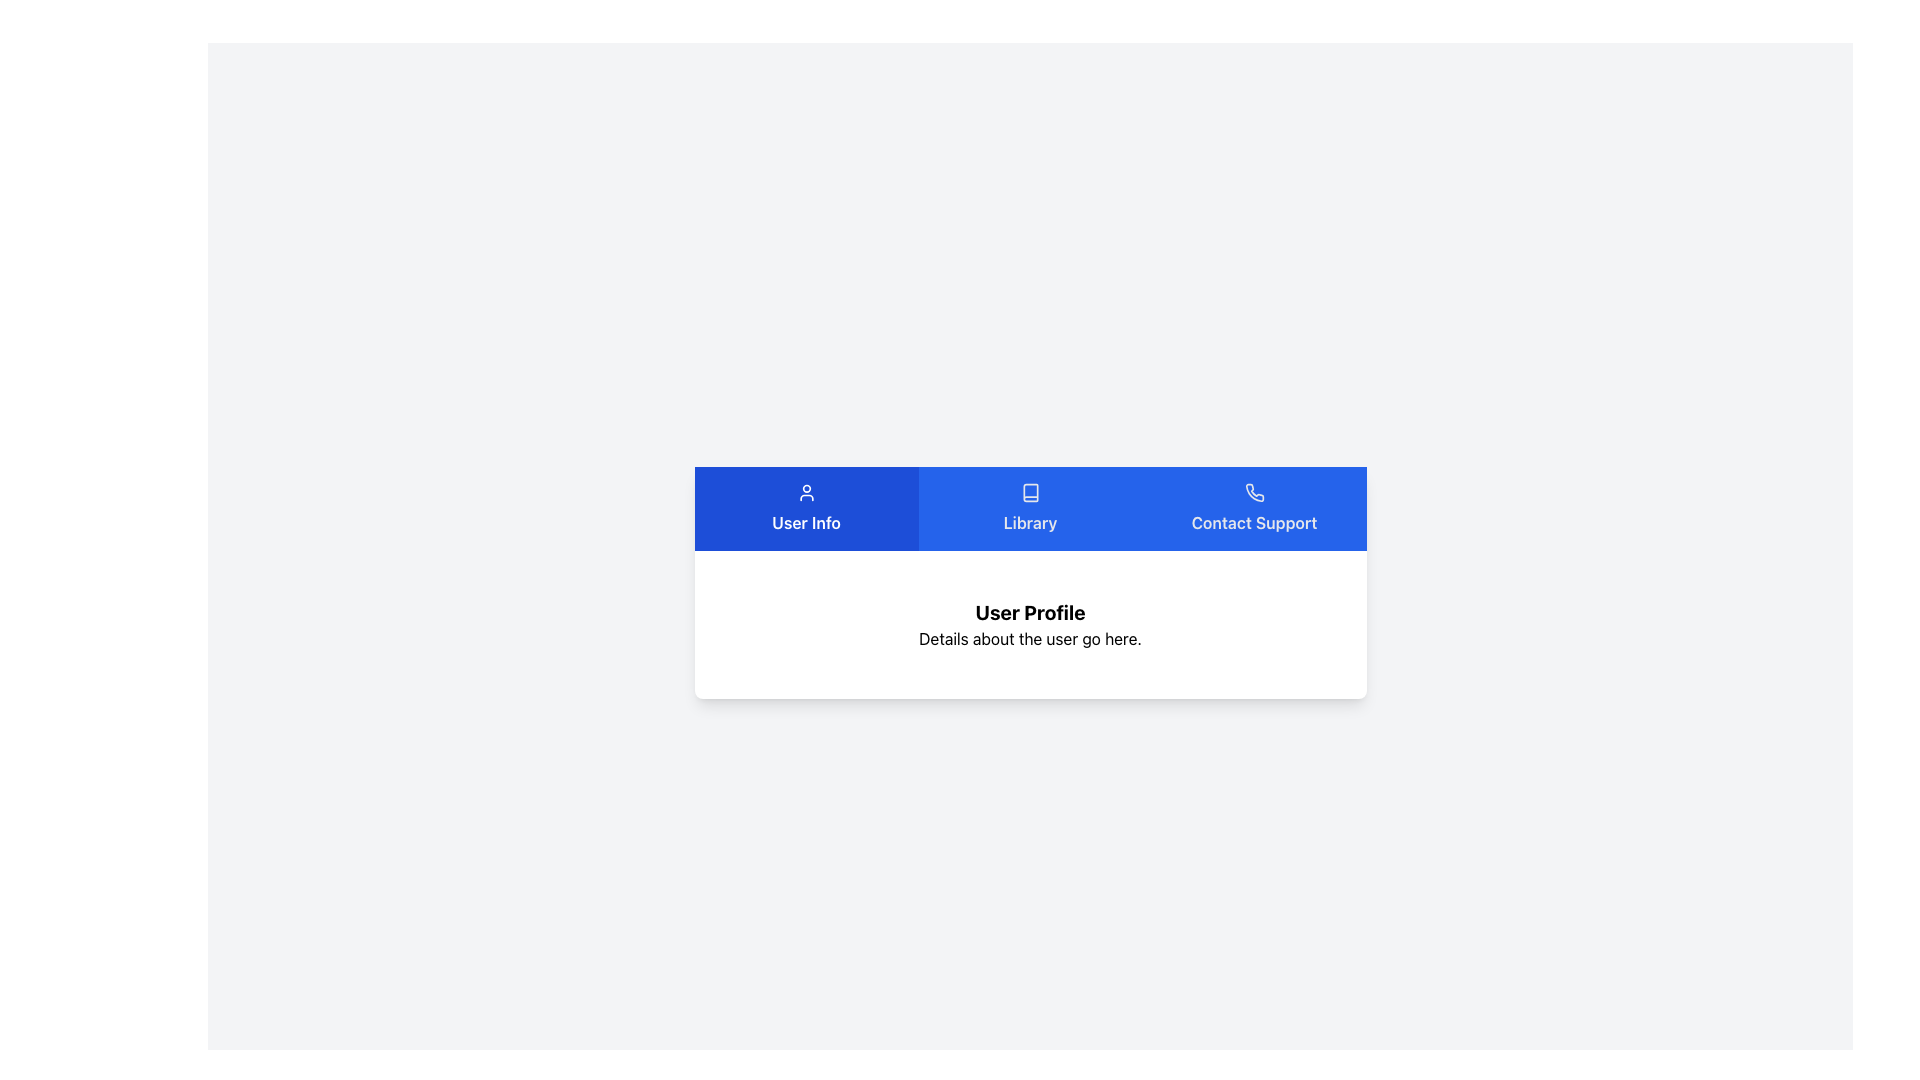 The width and height of the screenshot is (1920, 1080). I want to click on the 'User Info' text label, which is styled in white against a blue background and is located in the leftmost section of the navigation bar, so click(806, 522).